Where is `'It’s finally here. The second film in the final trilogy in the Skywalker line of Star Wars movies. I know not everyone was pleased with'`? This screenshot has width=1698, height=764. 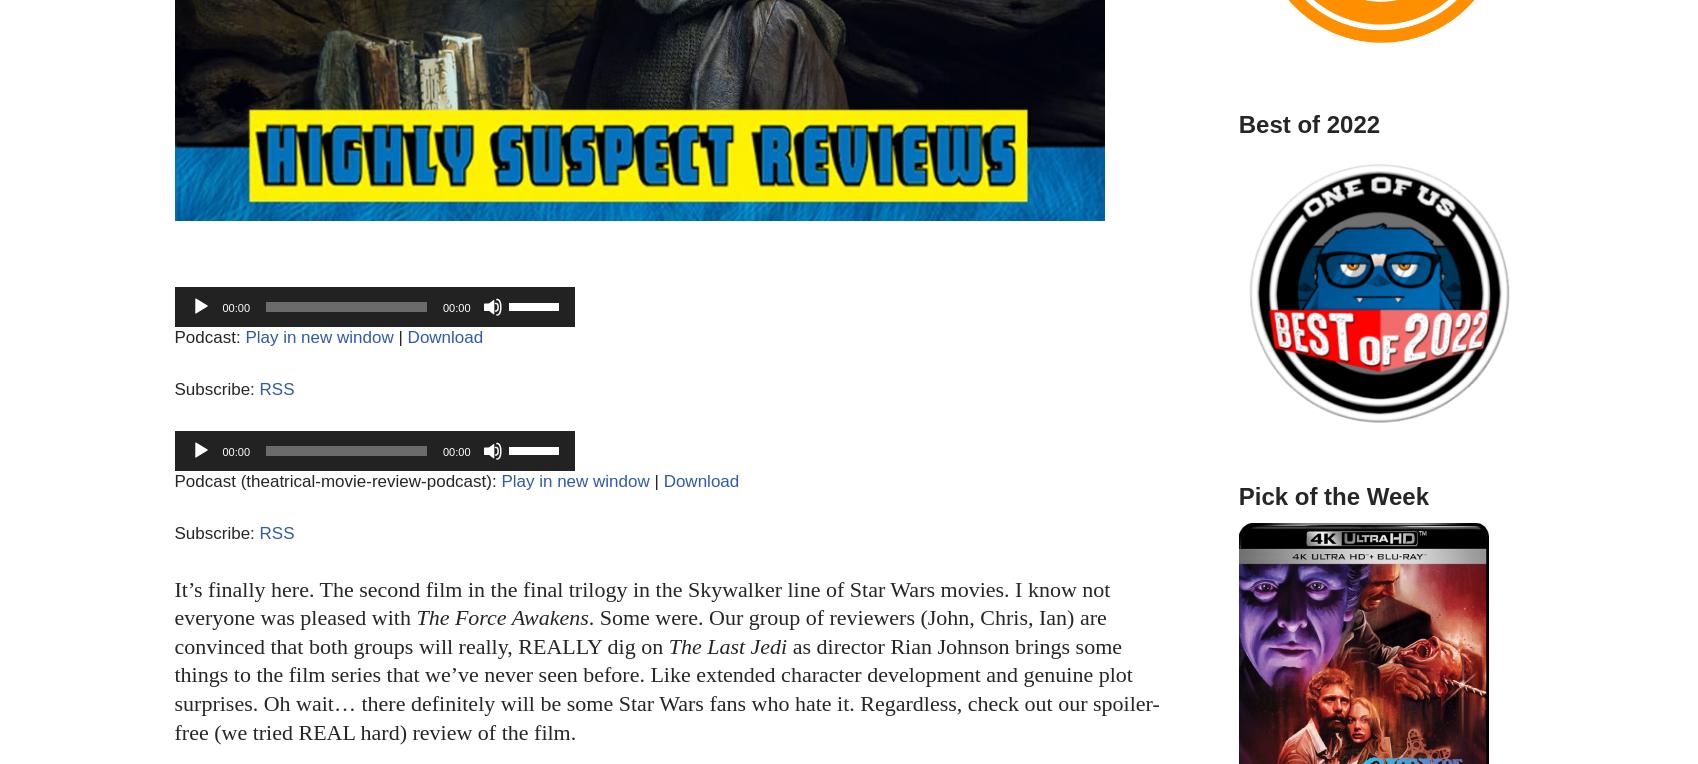
'It’s finally here. The second film in the final trilogy in the Skywalker line of Star Wars movies. I know not everyone was pleased with' is located at coordinates (641, 602).